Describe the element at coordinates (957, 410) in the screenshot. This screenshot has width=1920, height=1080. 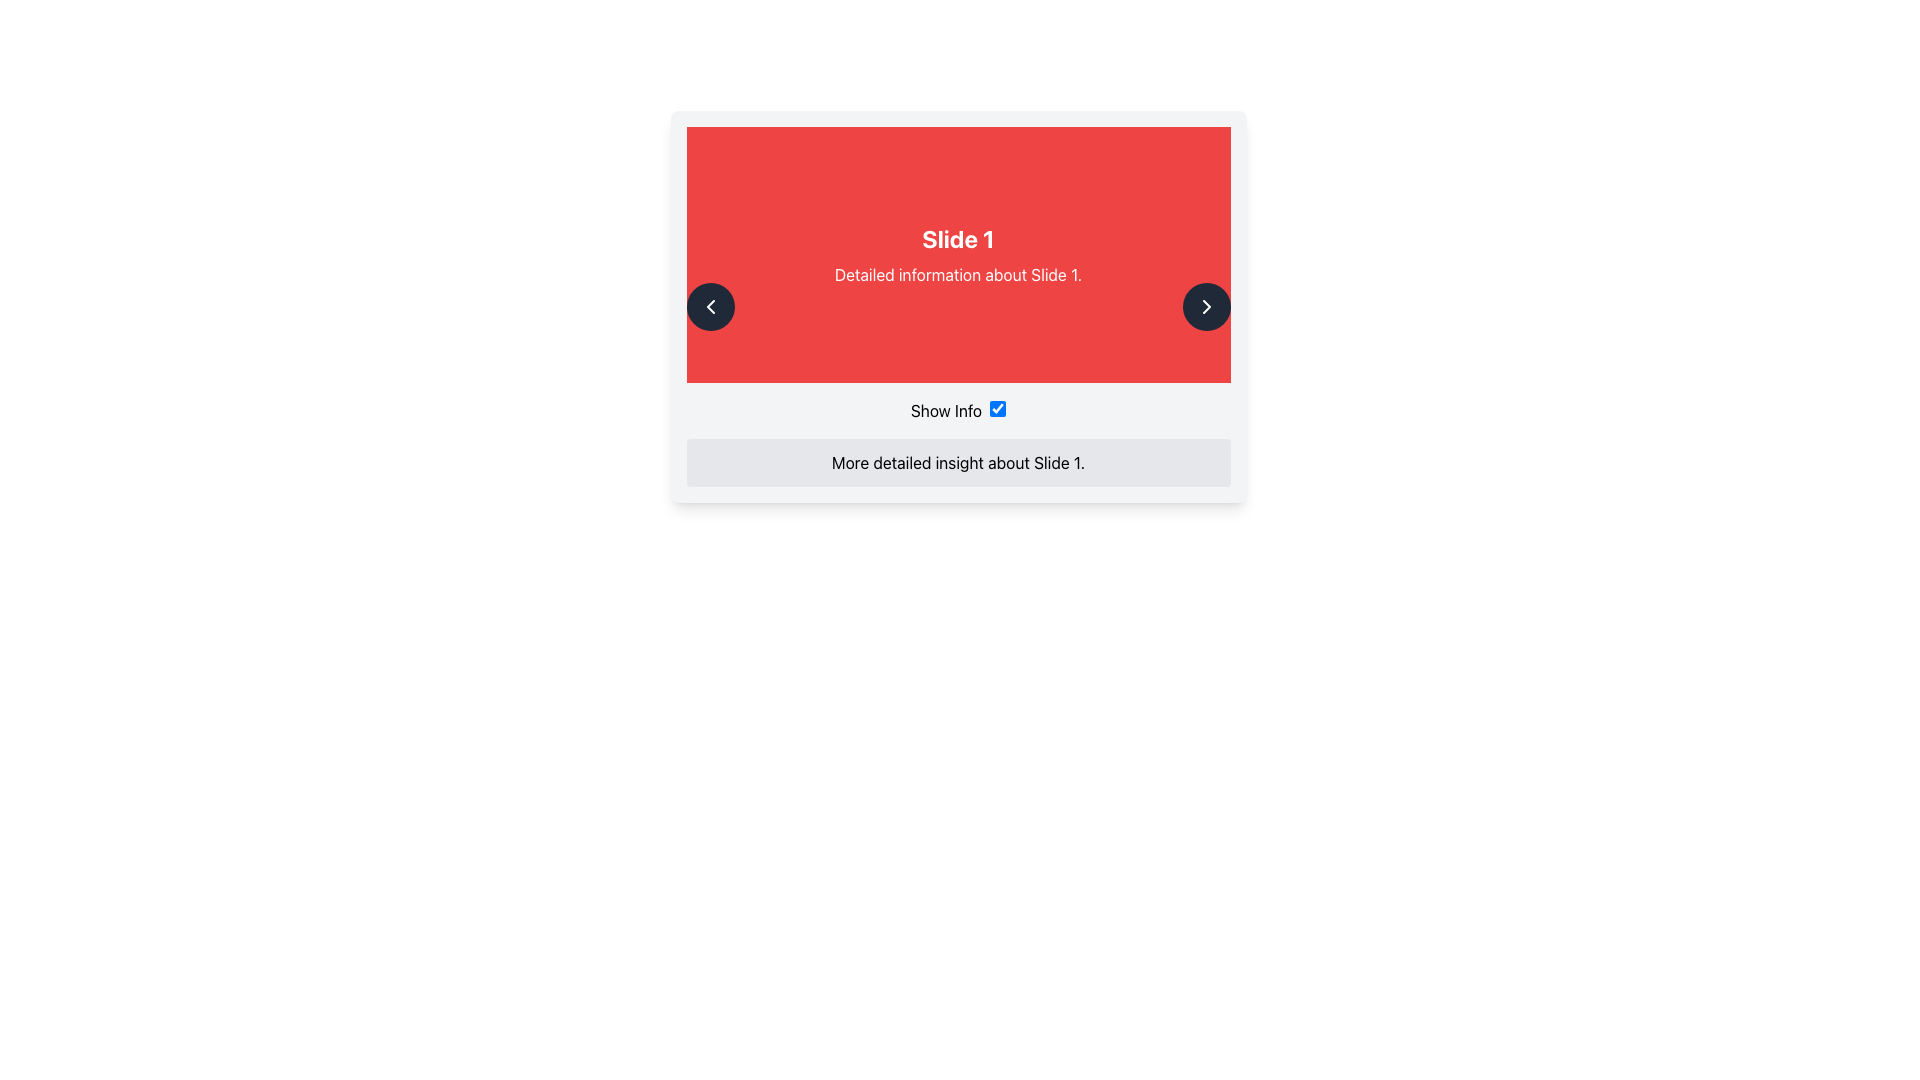
I see `the 'Show Info' text label or the checkbox component located beneath the red header 'Slide 1'` at that location.